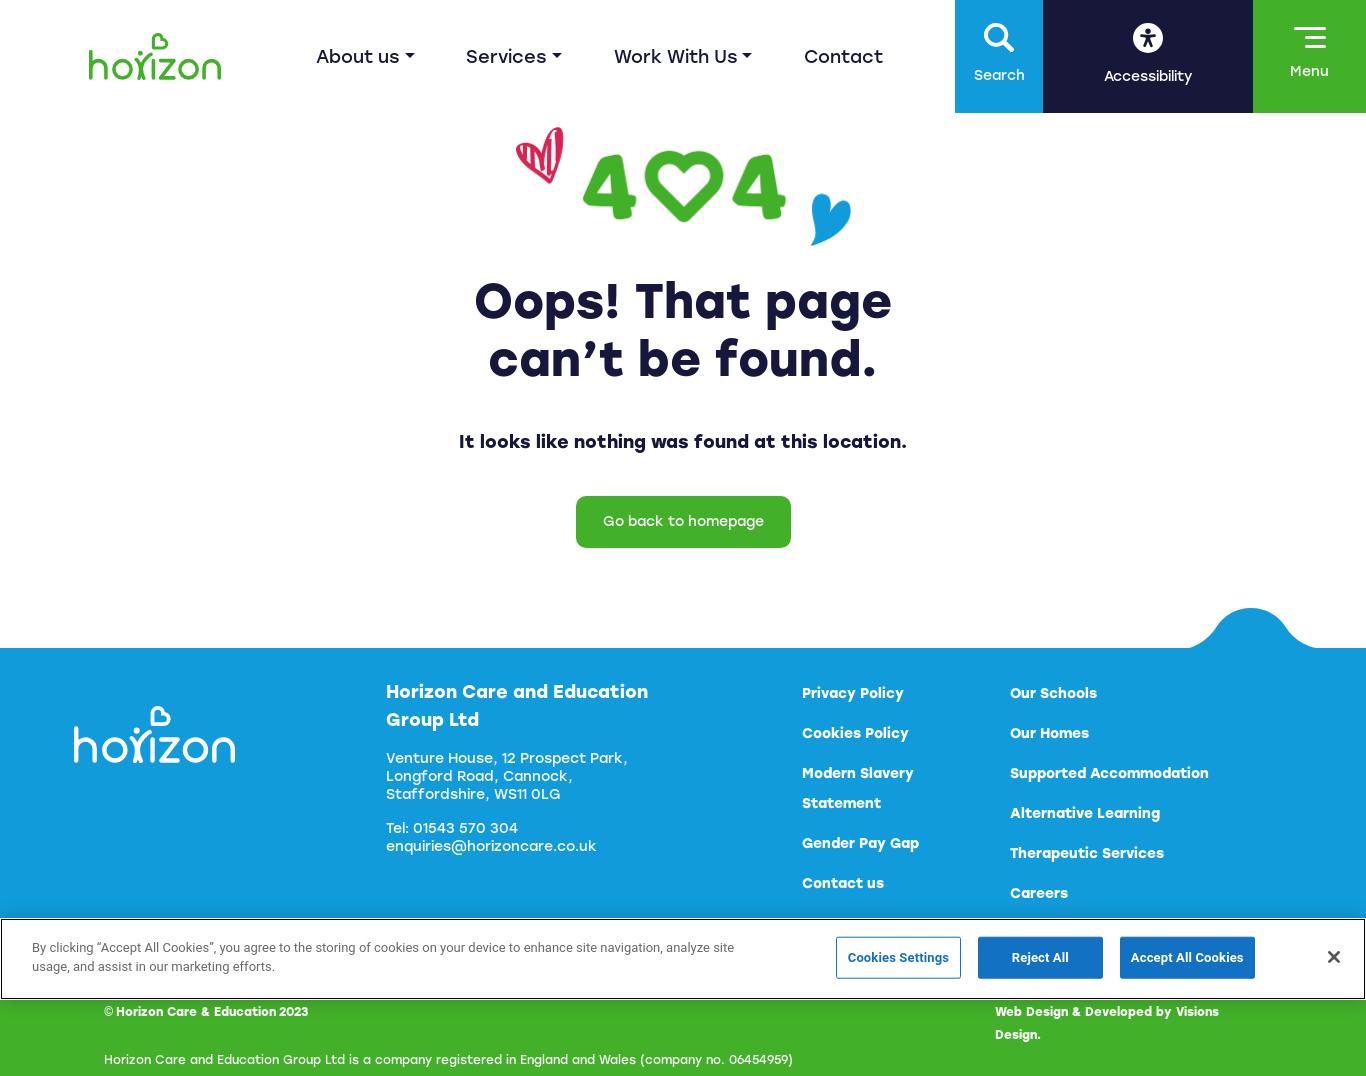 Image resolution: width=1366 pixels, height=1076 pixels. Describe the element at coordinates (1289, 71) in the screenshot. I see `'Menu'` at that location.